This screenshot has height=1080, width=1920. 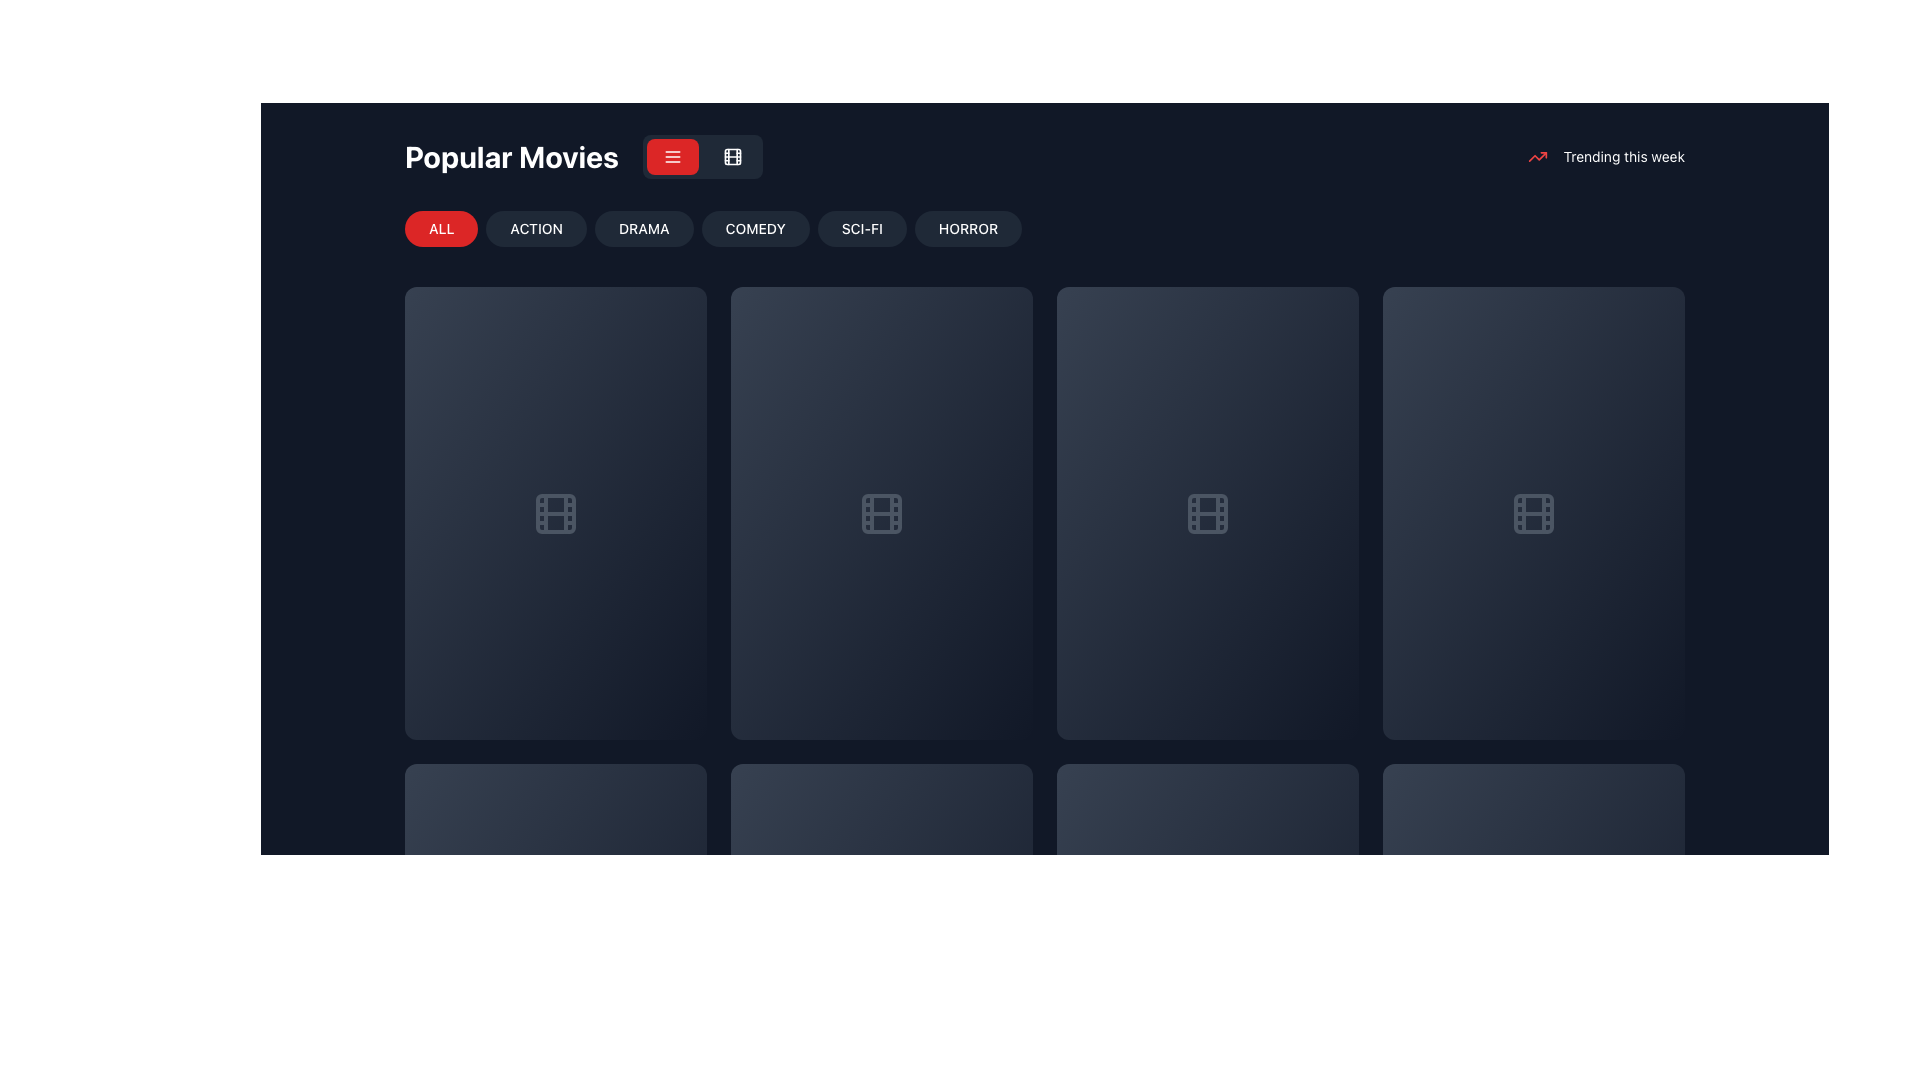 What do you see at coordinates (862, 227) in the screenshot?
I see `the 'SCI-FI' button located under the 'Popular Movies' header` at bounding box center [862, 227].